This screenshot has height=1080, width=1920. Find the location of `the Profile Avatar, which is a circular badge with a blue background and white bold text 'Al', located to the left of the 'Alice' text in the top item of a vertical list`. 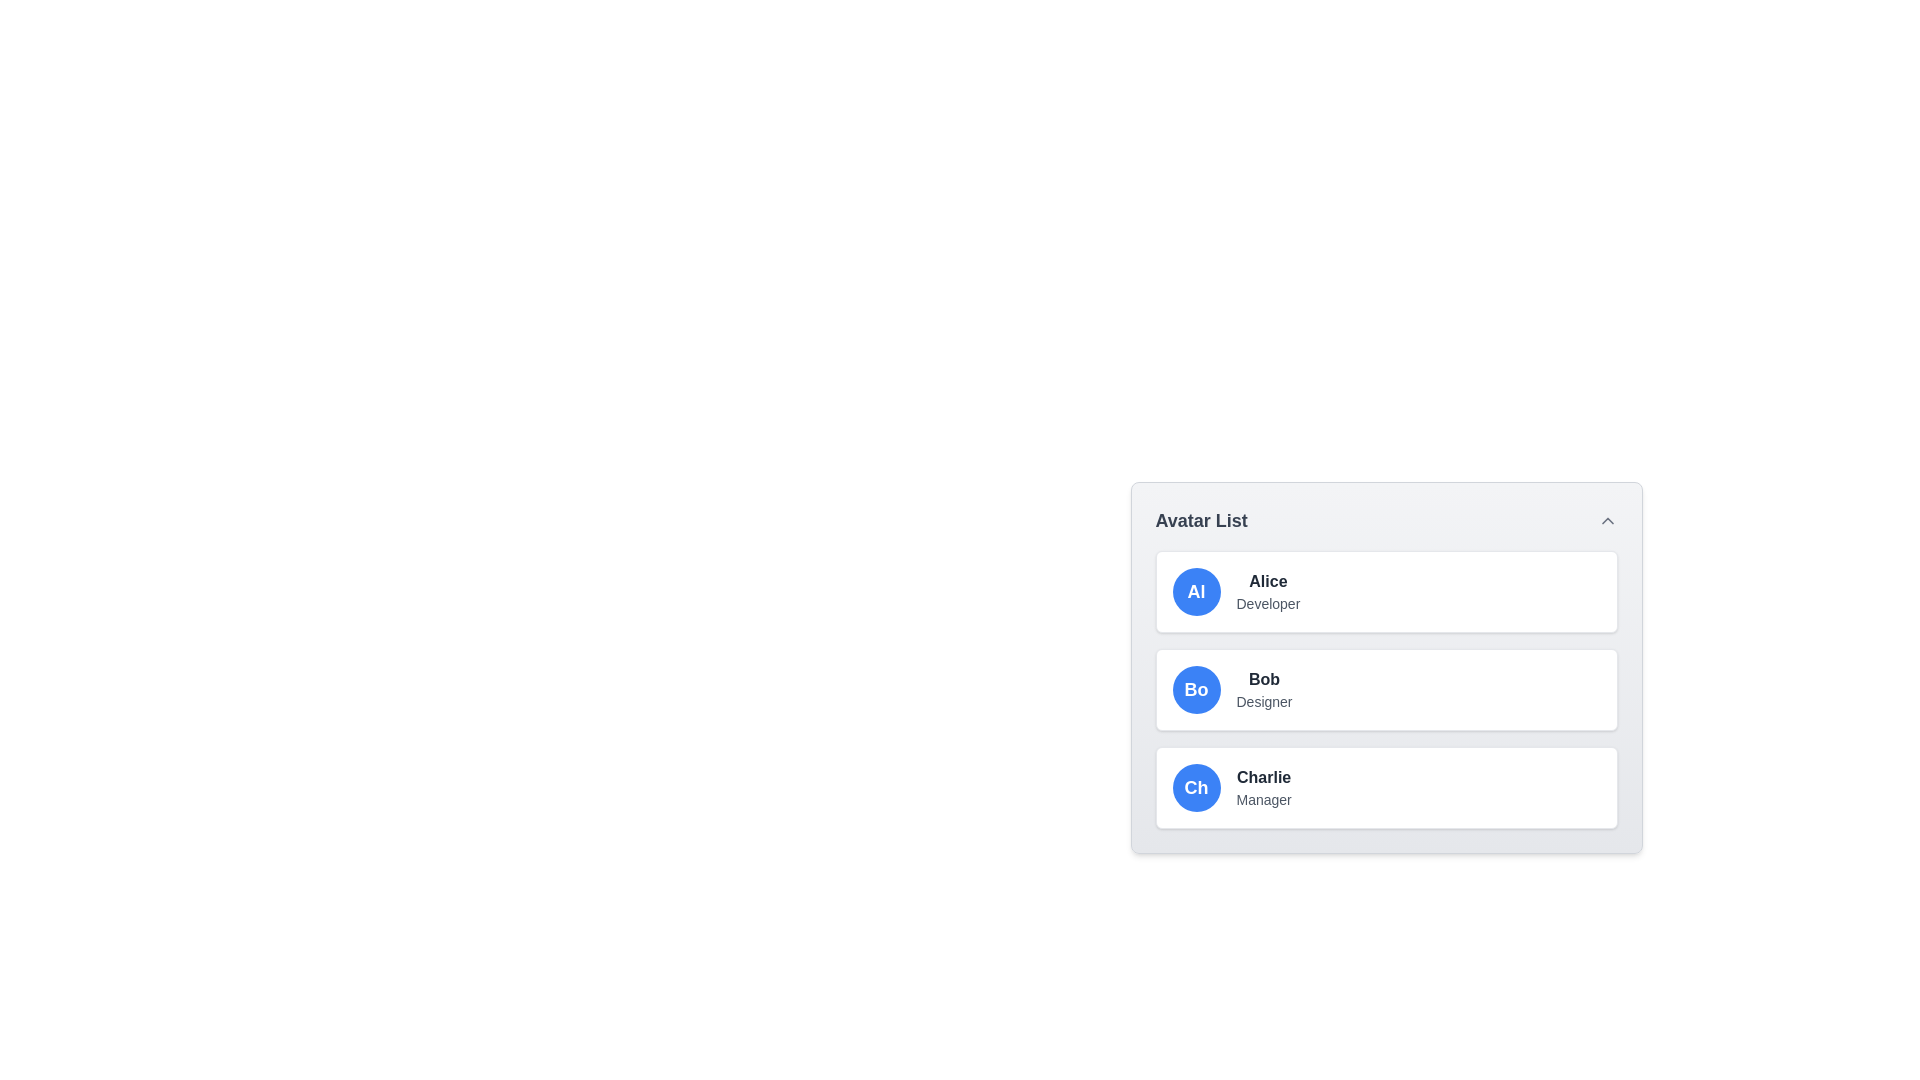

the Profile Avatar, which is a circular badge with a blue background and white bold text 'Al', located to the left of the 'Alice' text in the top item of a vertical list is located at coordinates (1196, 590).